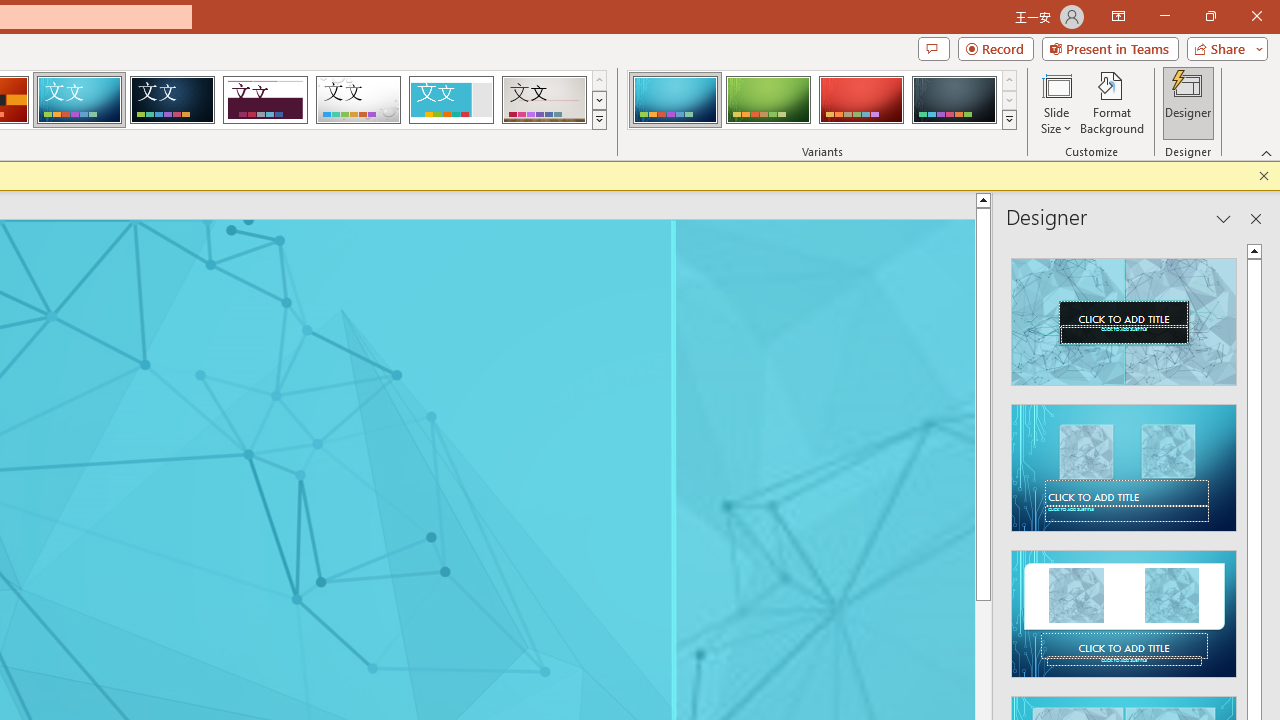 The image size is (1280, 720). Describe the element at coordinates (544, 100) in the screenshot. I see `'Gallery'` at that location.